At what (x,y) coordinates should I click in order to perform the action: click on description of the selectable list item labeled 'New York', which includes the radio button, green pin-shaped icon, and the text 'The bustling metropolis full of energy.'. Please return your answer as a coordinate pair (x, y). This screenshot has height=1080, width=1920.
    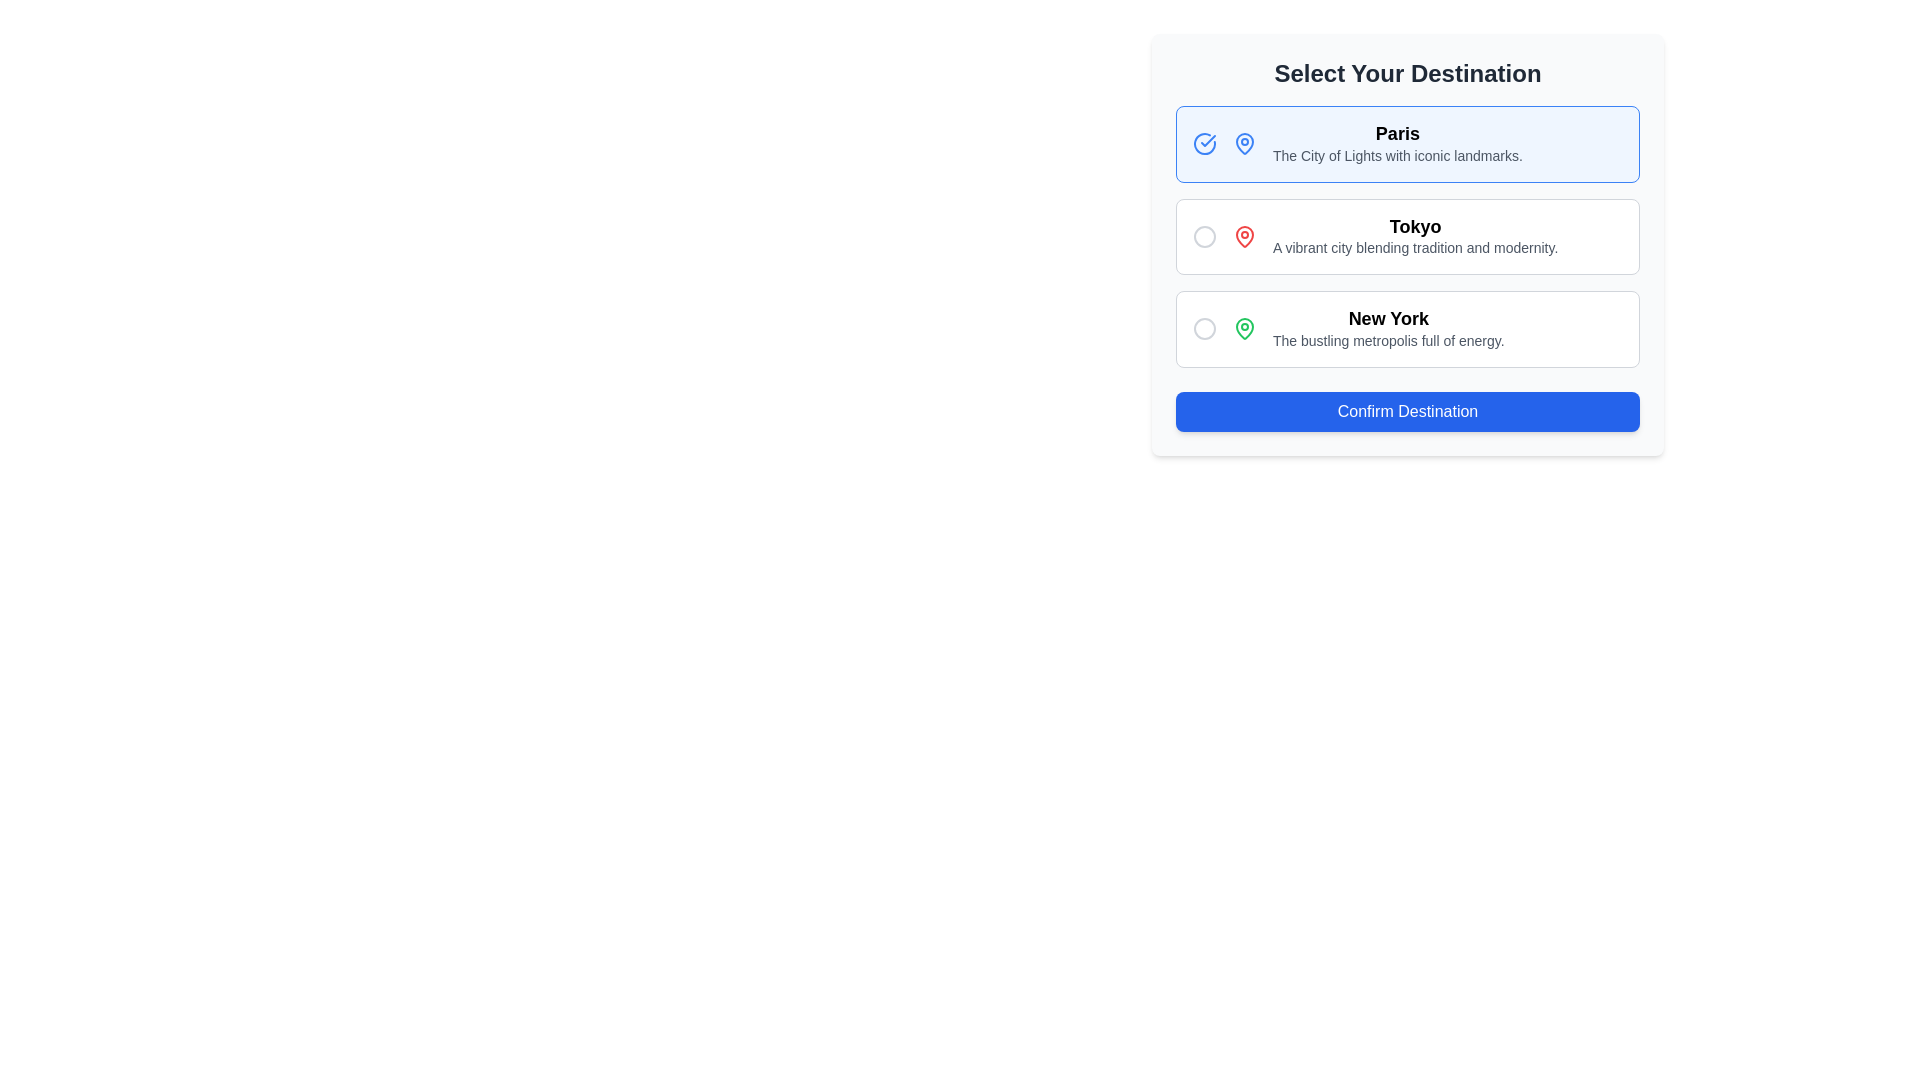
    Looking at the image, I should click on (1406, 327).